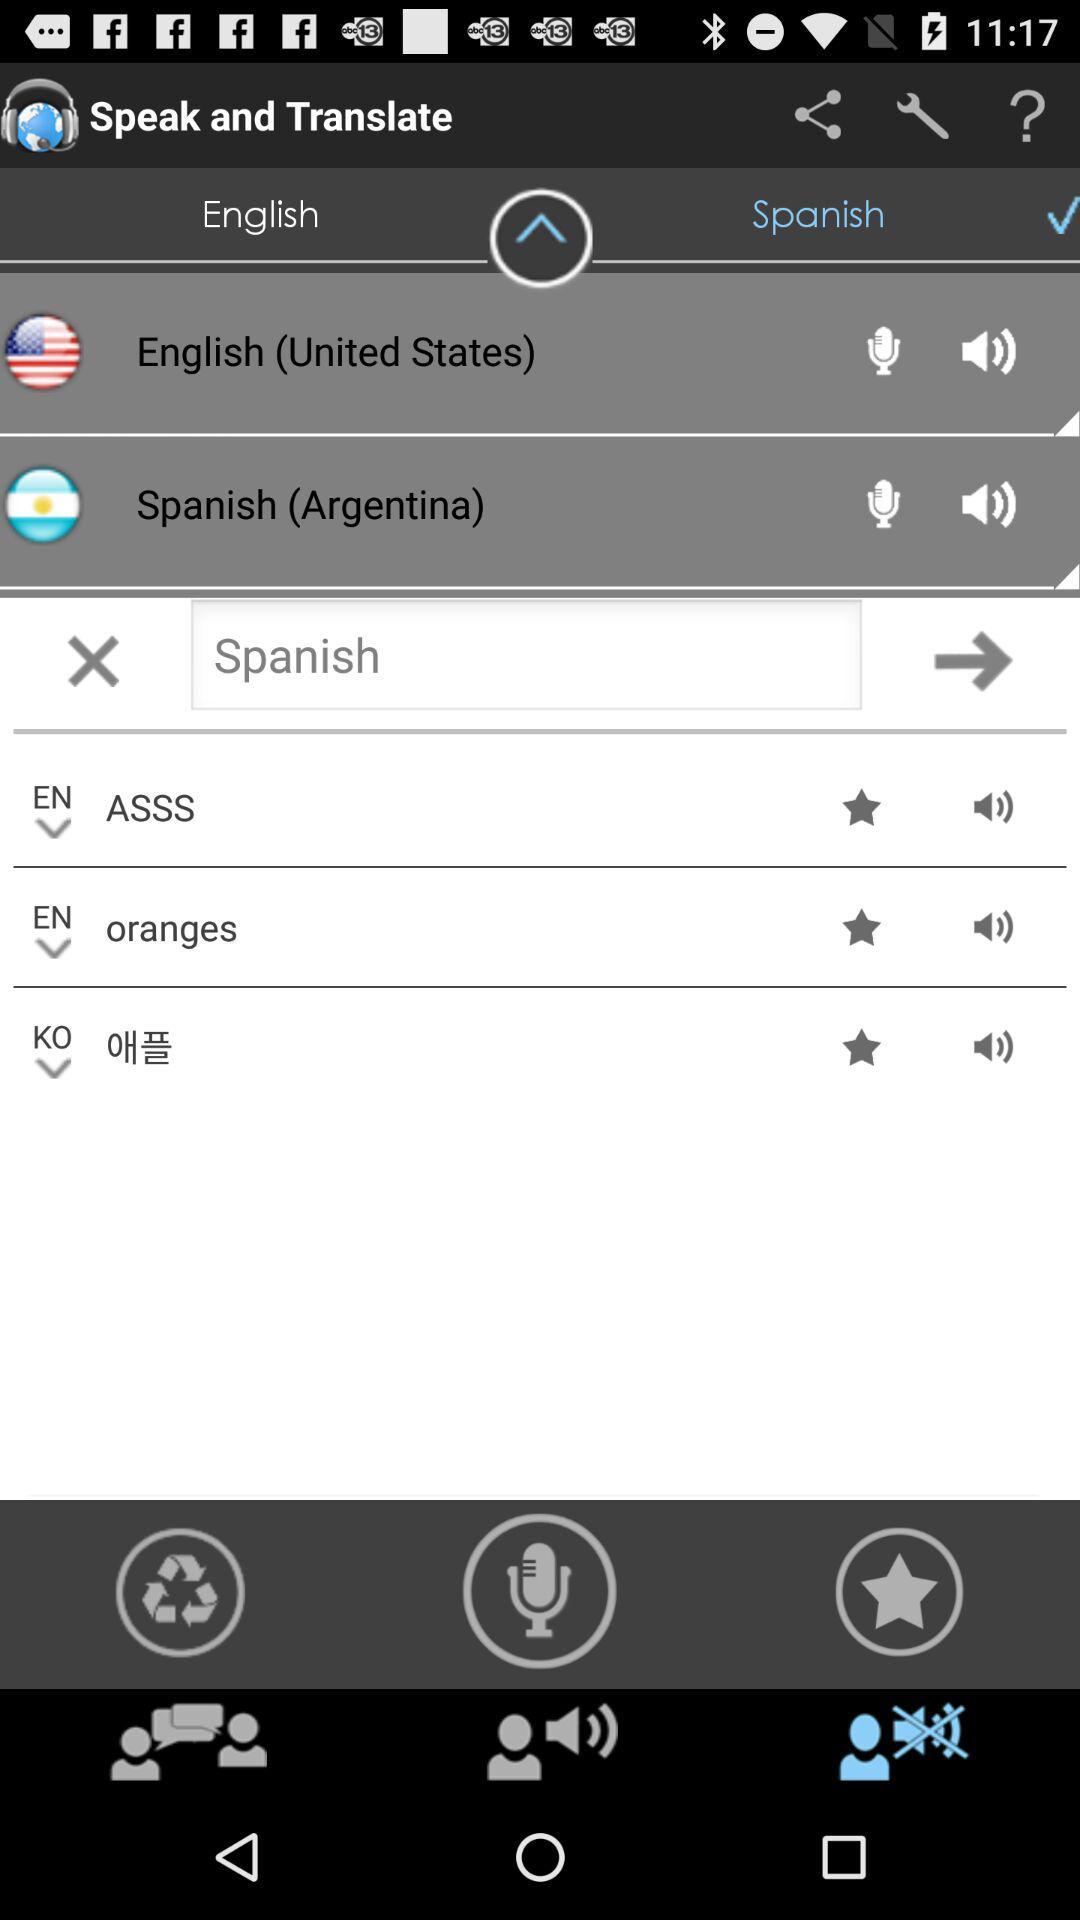 This screenshot has height=1920, width=1080. What do you see at coordinates (180, 1590) in the screenshot?
I see `recycle icon` at bounding box center [180, 1590].